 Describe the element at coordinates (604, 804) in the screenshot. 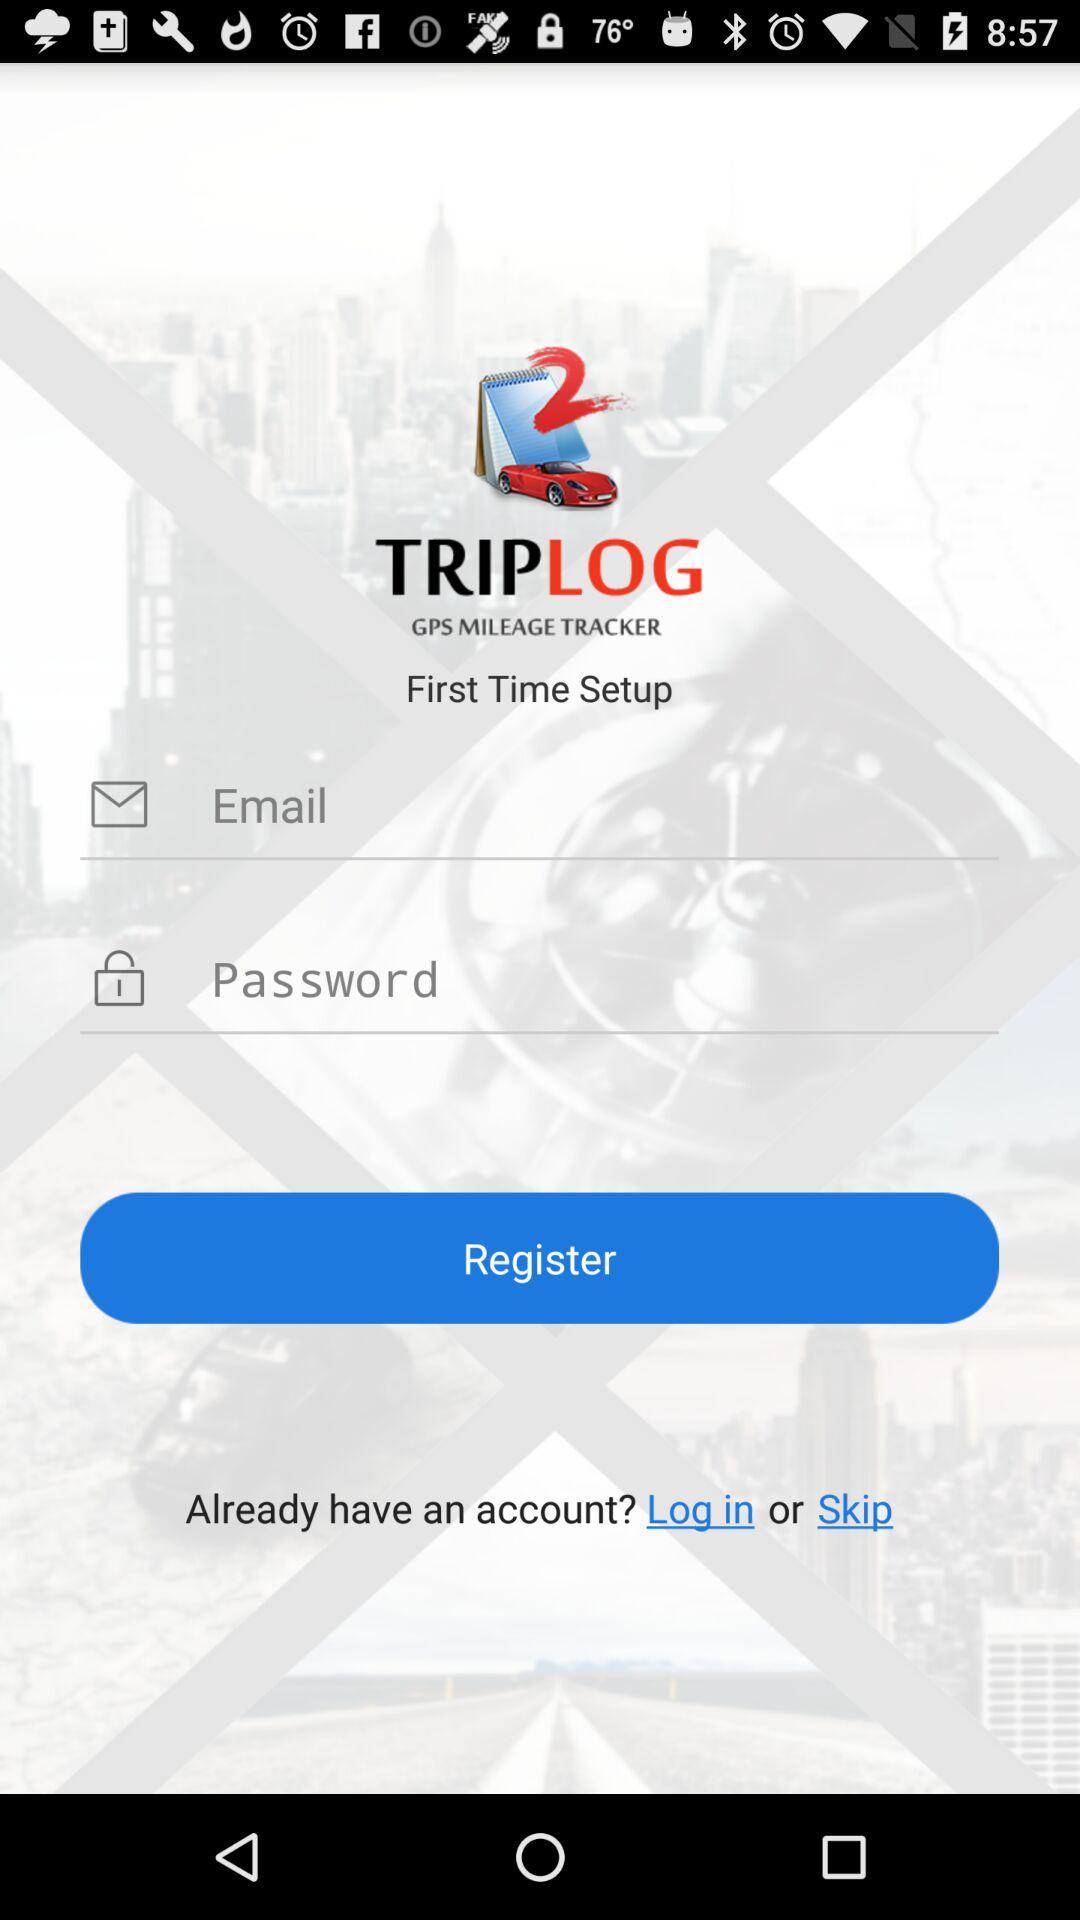

I see `email` at that location.